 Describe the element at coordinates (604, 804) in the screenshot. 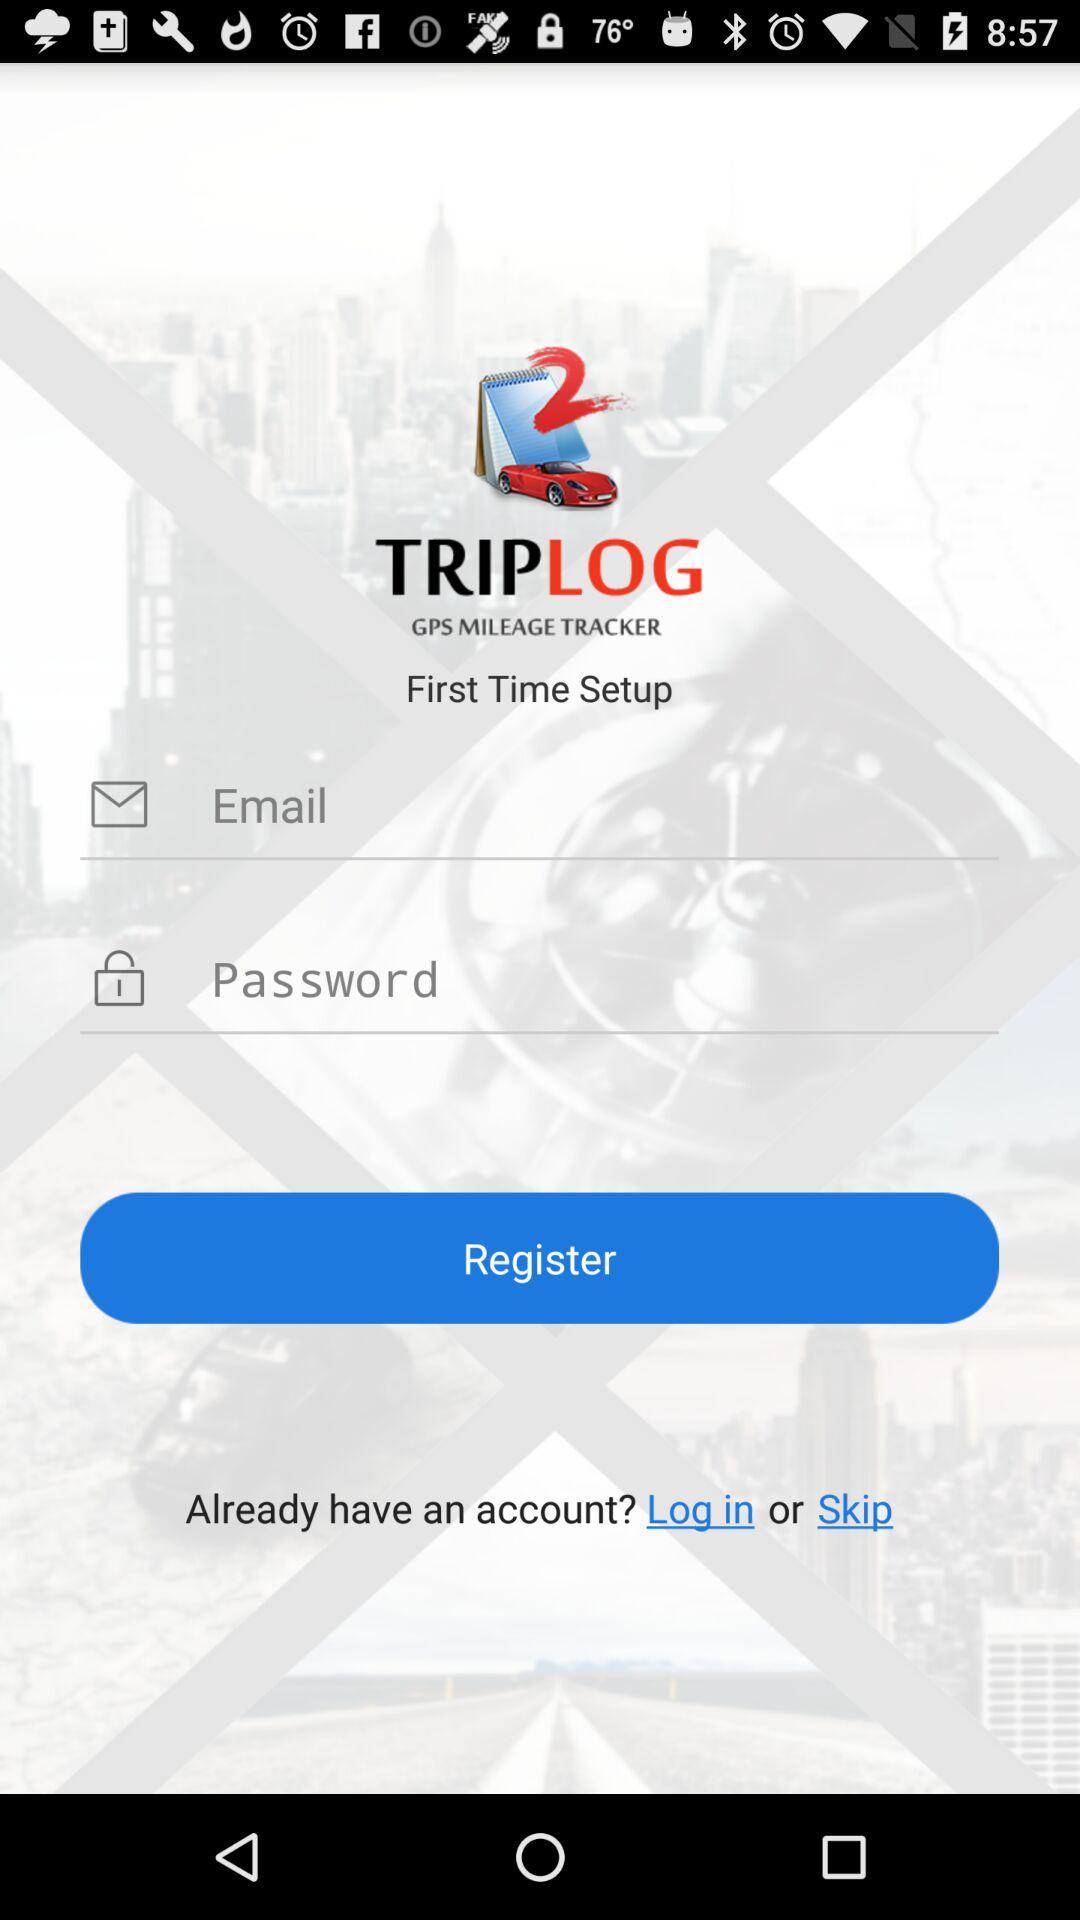

I see `email` at that location.